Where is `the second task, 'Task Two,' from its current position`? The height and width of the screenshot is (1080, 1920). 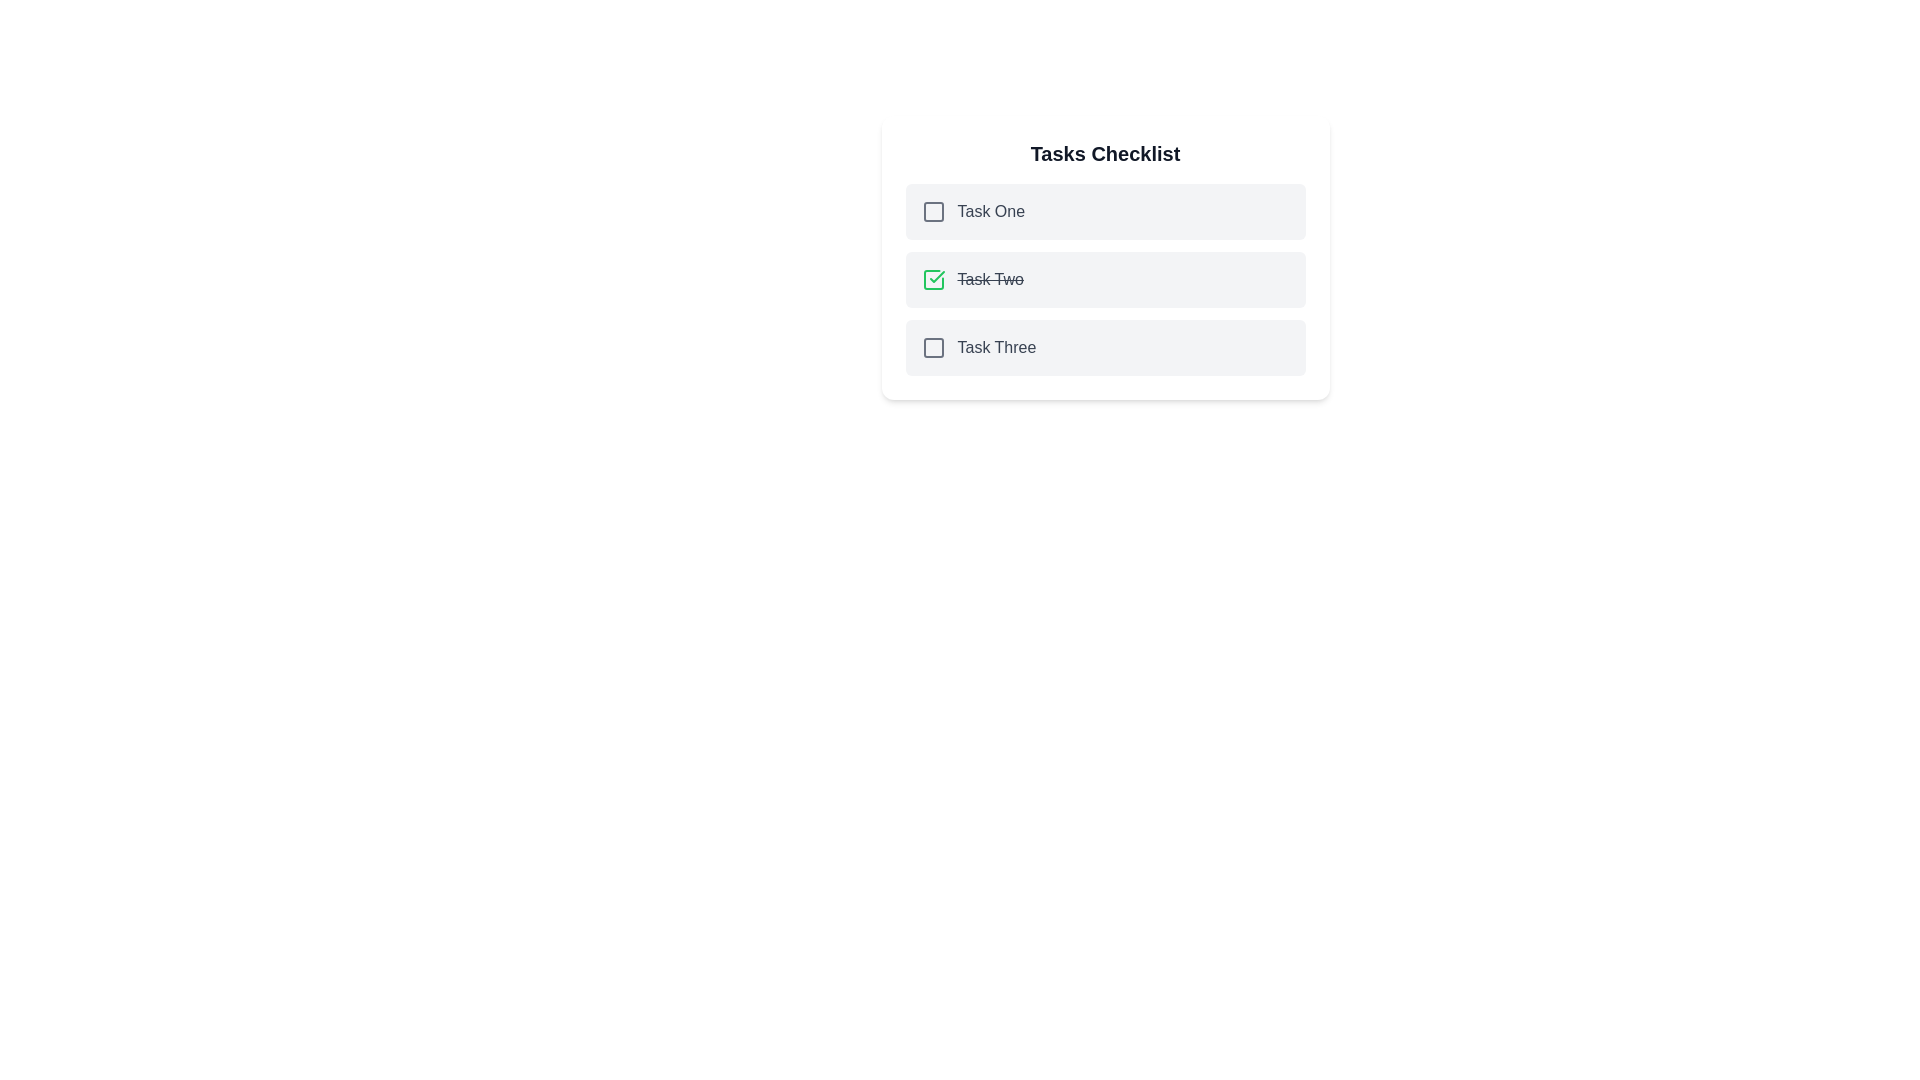
the second task, 'Task Two,' from its current position is located at coordinates (1104, 280).